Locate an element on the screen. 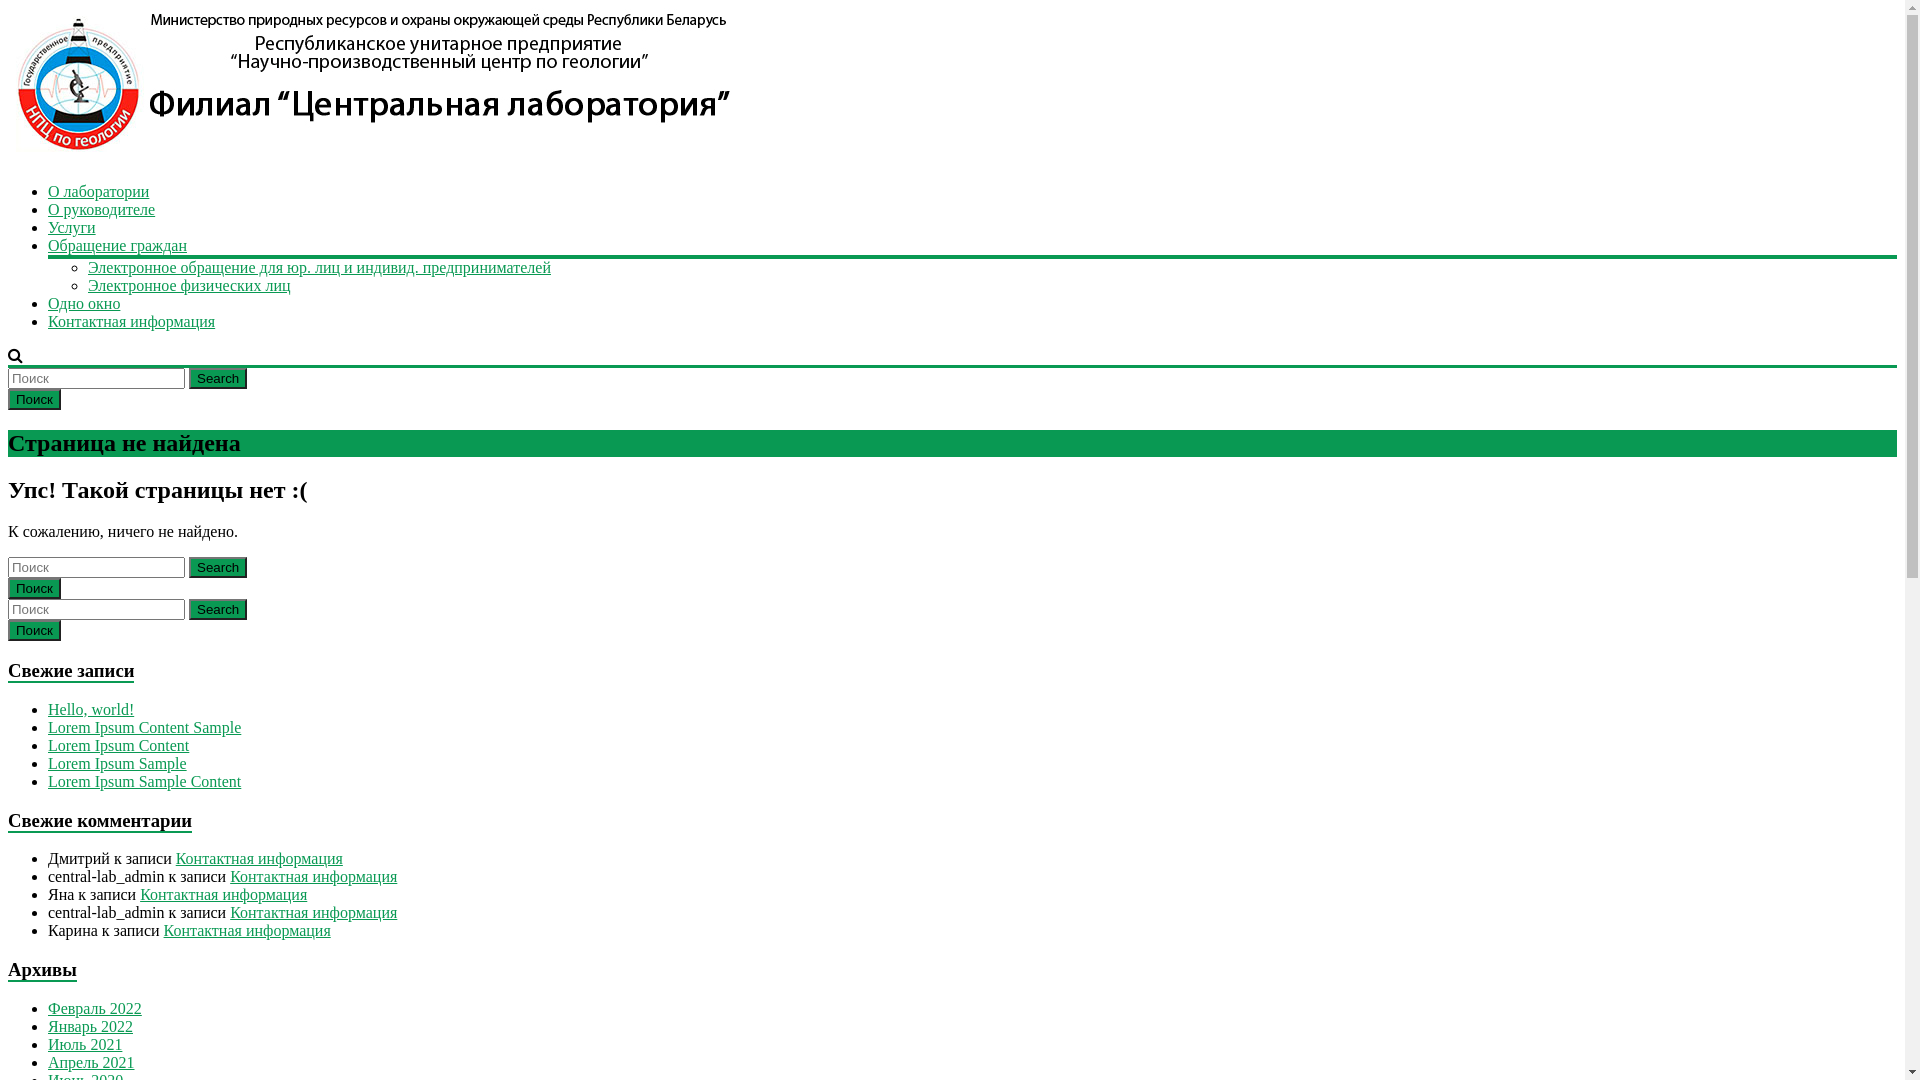 This screenshot has width=1920, height=1080. 'Lorem Ipsum Content' is located at coordinates (117, 745).